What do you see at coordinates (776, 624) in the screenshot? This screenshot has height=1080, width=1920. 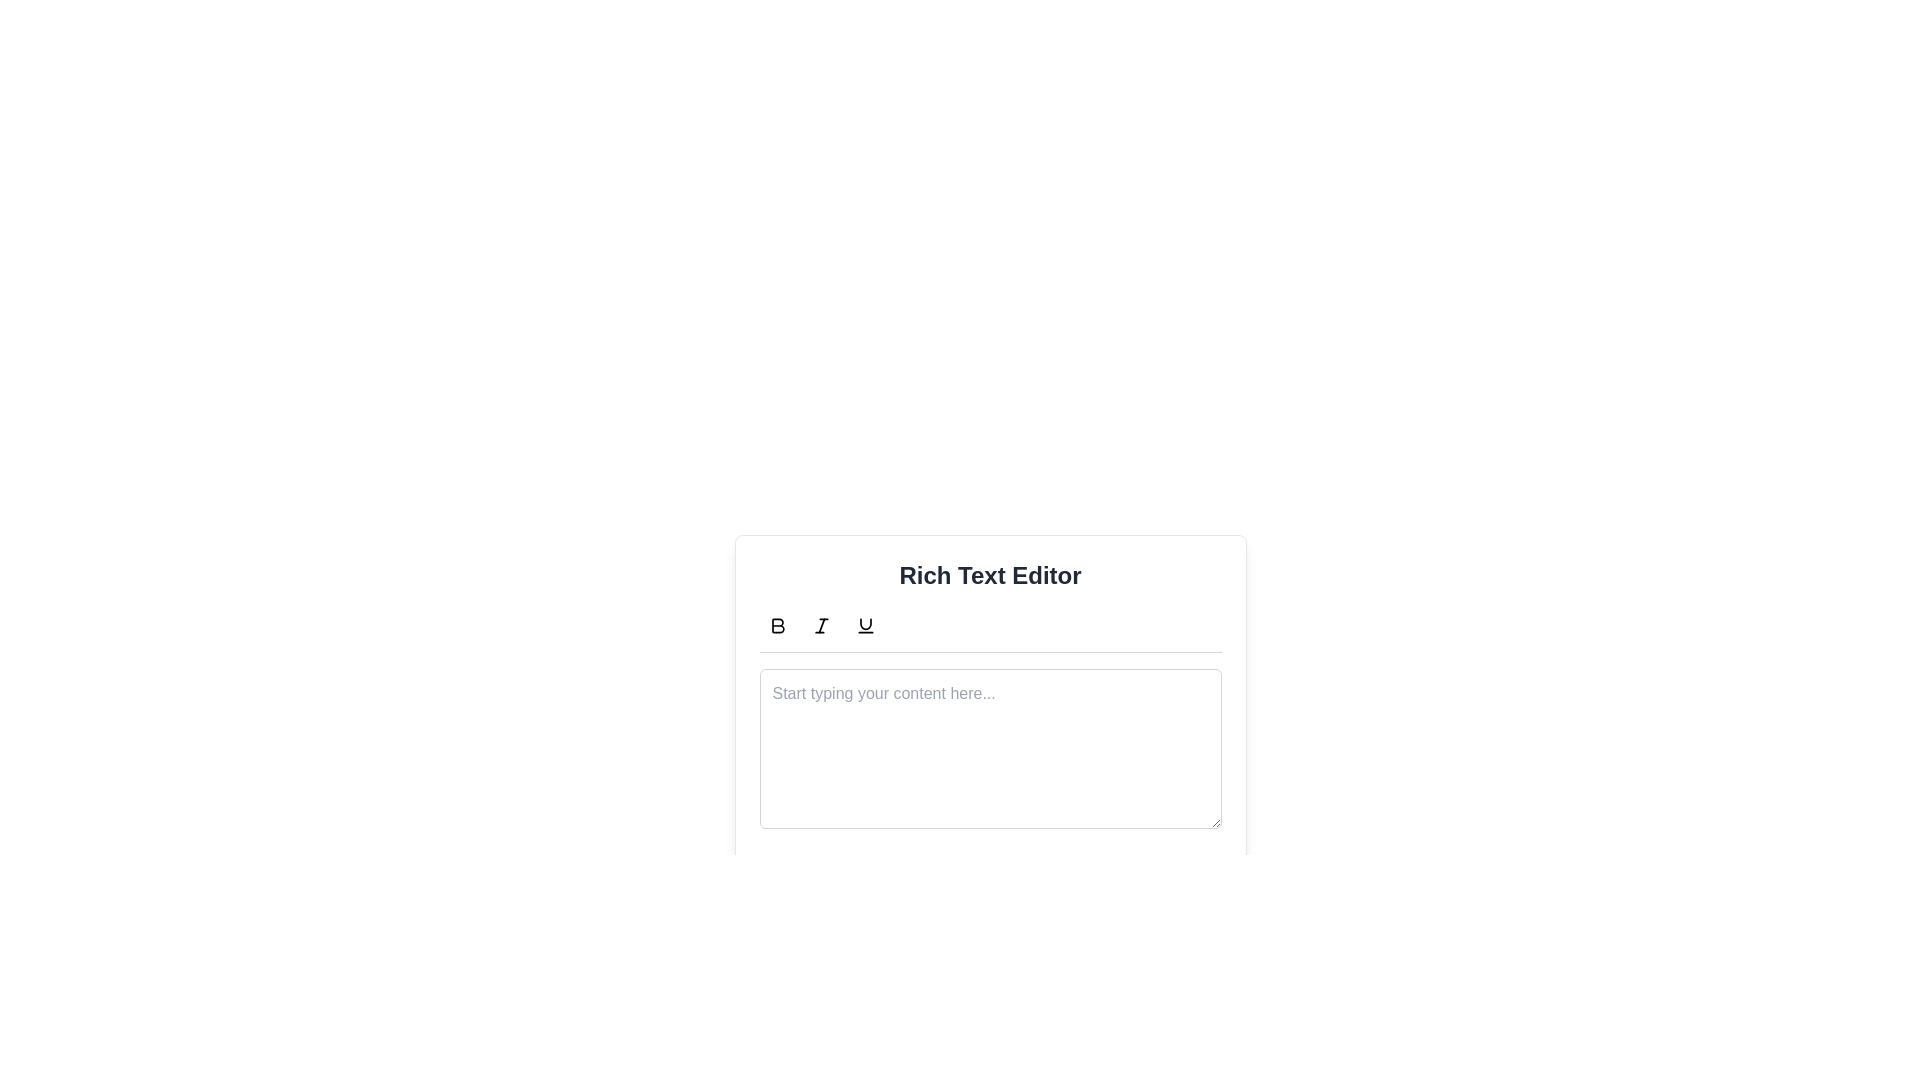 I see `the circular button with a bold letter 'B' inside, located in the first slot from the left among text formatting buttons above the 'Rich Text Editor'` at bounding box center [776, 624].